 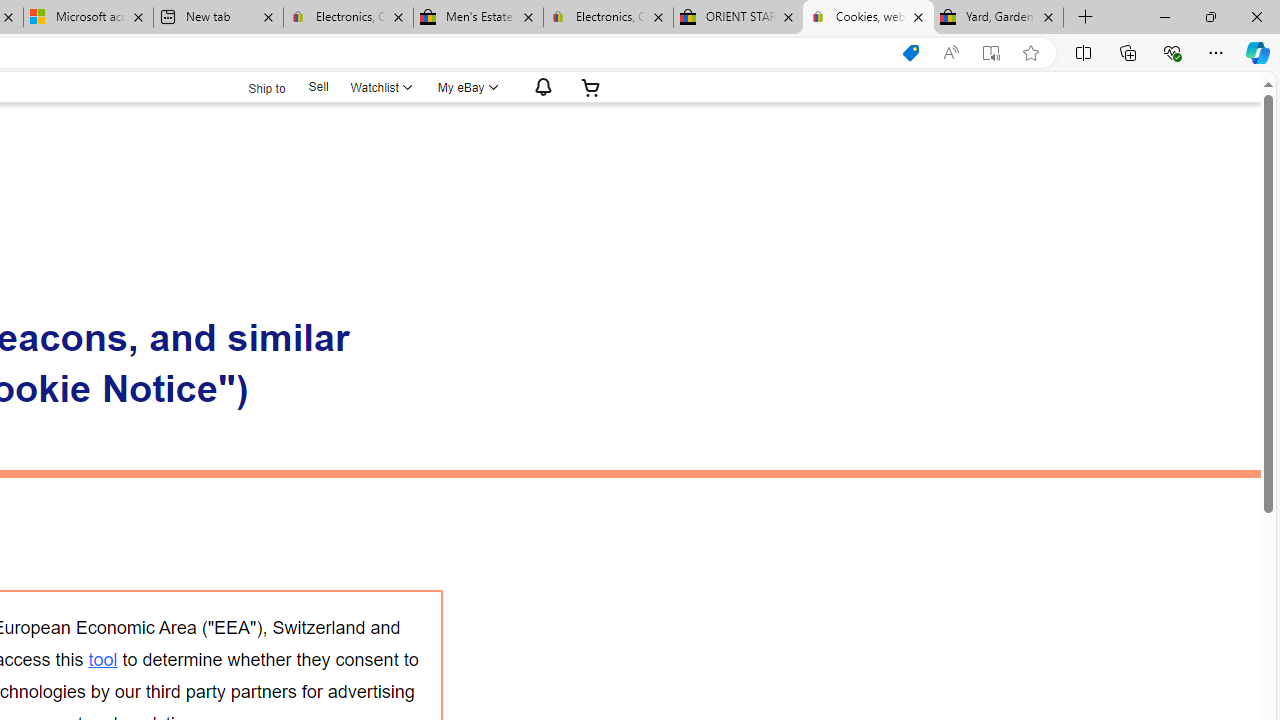 I want to click on 'Ship to', so click(x=253, y=87).